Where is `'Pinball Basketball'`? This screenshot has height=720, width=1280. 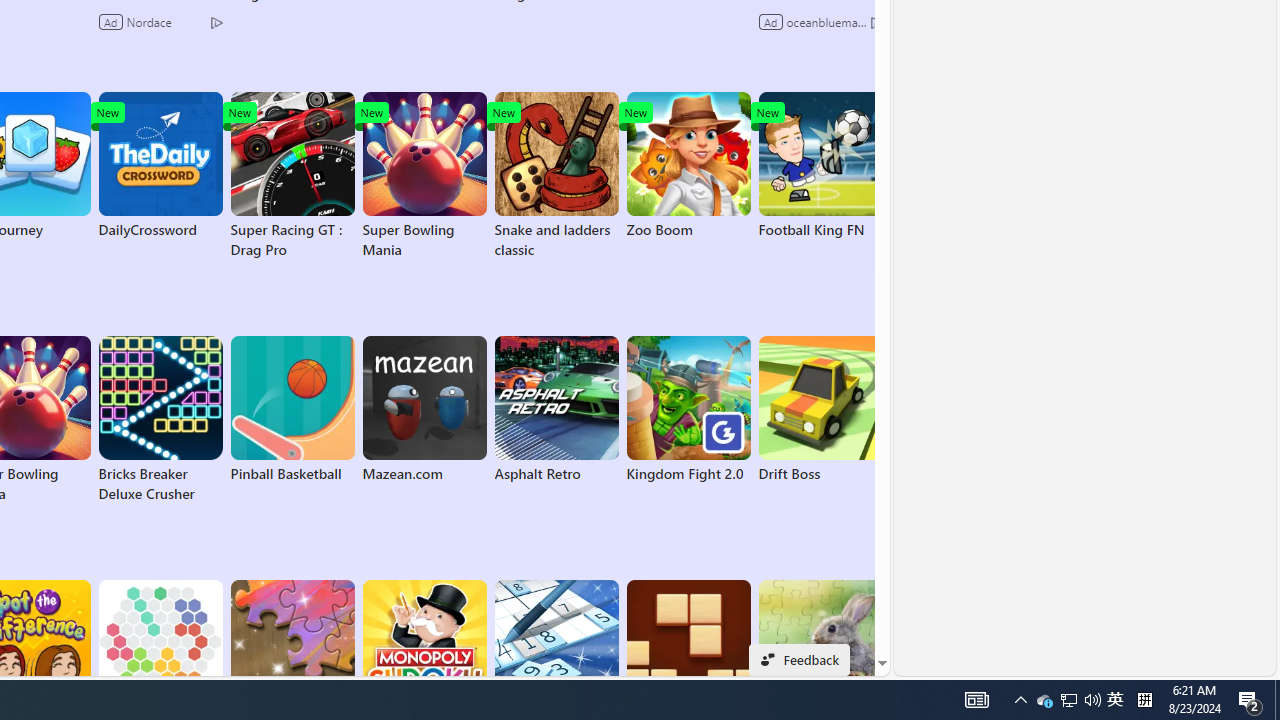 'Pinball Basketball' is located at coordinates (291, 409).